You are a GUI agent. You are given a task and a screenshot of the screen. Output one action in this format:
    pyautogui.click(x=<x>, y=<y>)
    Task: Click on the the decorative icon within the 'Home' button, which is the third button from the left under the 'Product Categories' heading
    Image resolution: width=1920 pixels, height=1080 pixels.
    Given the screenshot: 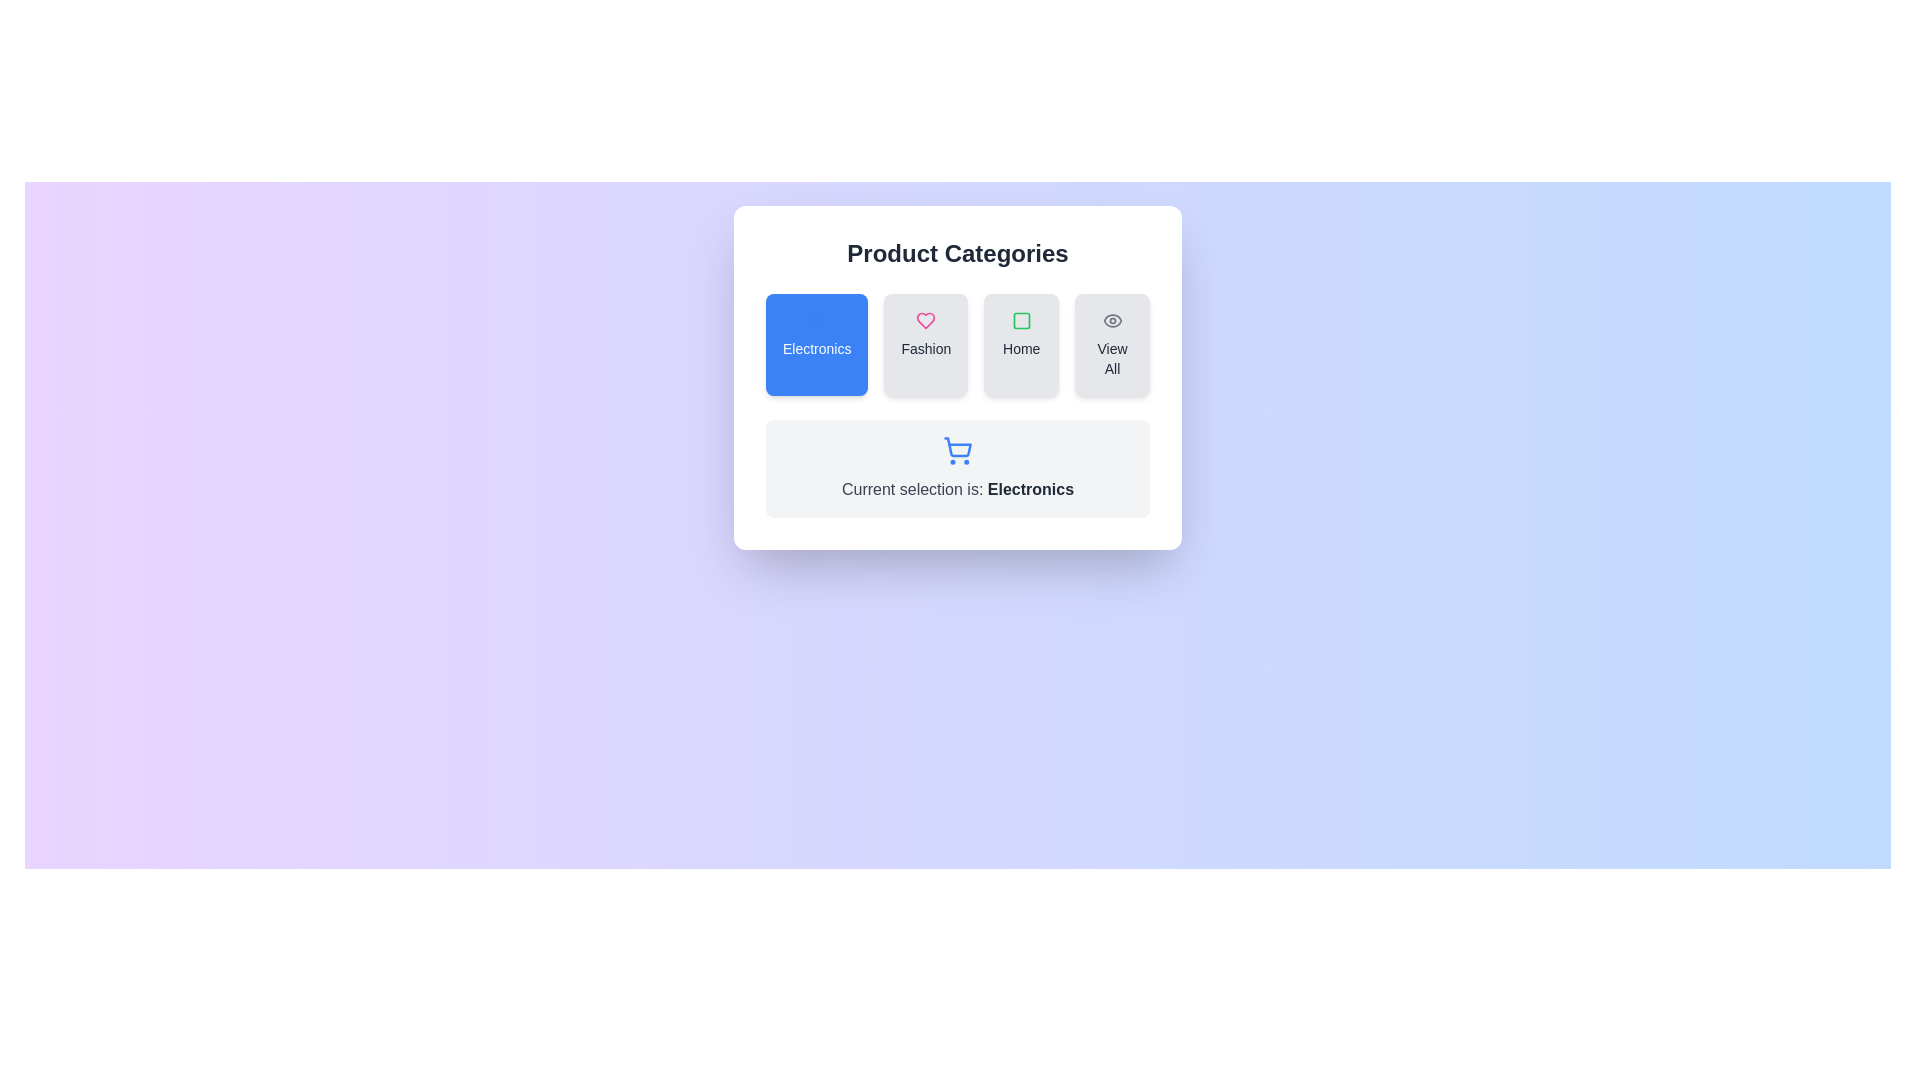 What is the action you would take?
    pyautogui.click(x=1021, y=319)
    